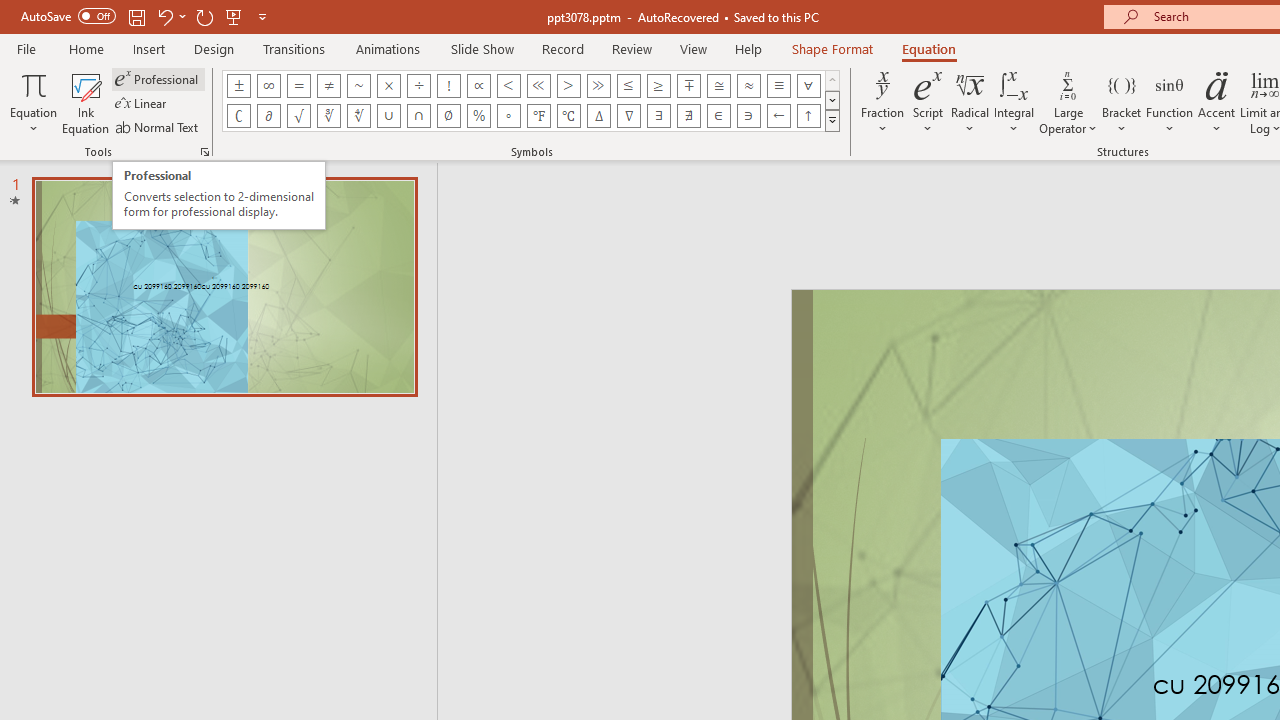  Describe the element at coordinates (85, 103) in the screenshot. I see `'Ink Equation'` at that location.